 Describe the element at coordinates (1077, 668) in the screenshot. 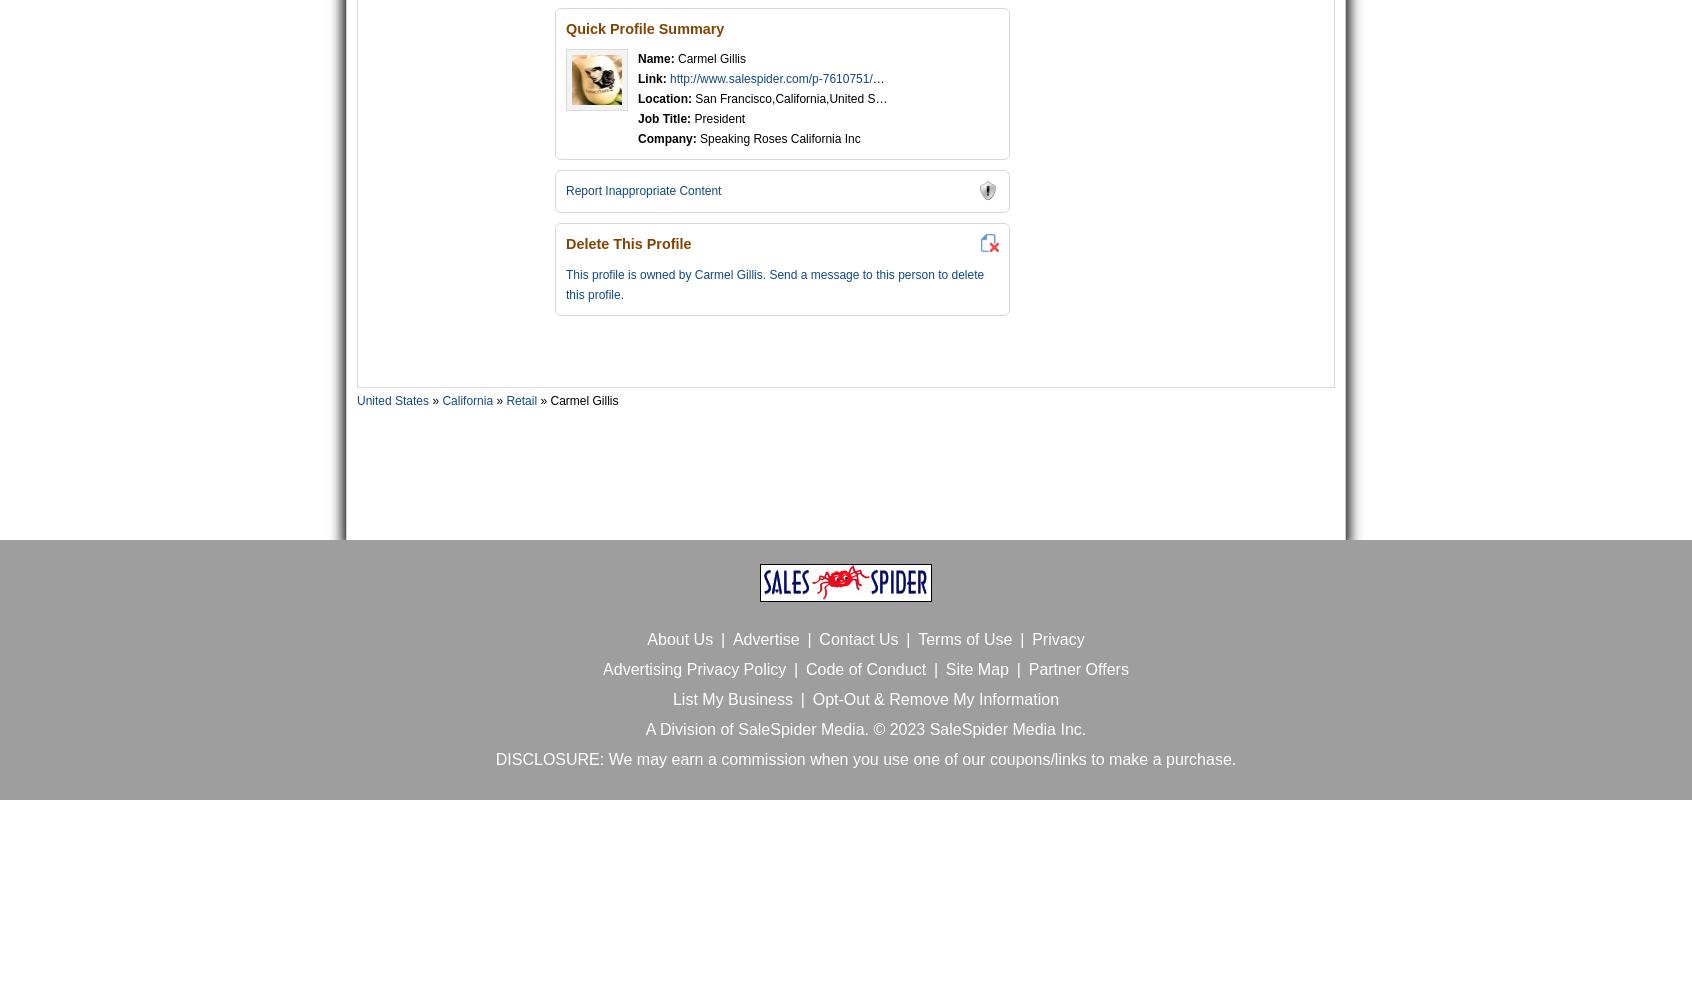

I see `'Partner Offers'` at that location.